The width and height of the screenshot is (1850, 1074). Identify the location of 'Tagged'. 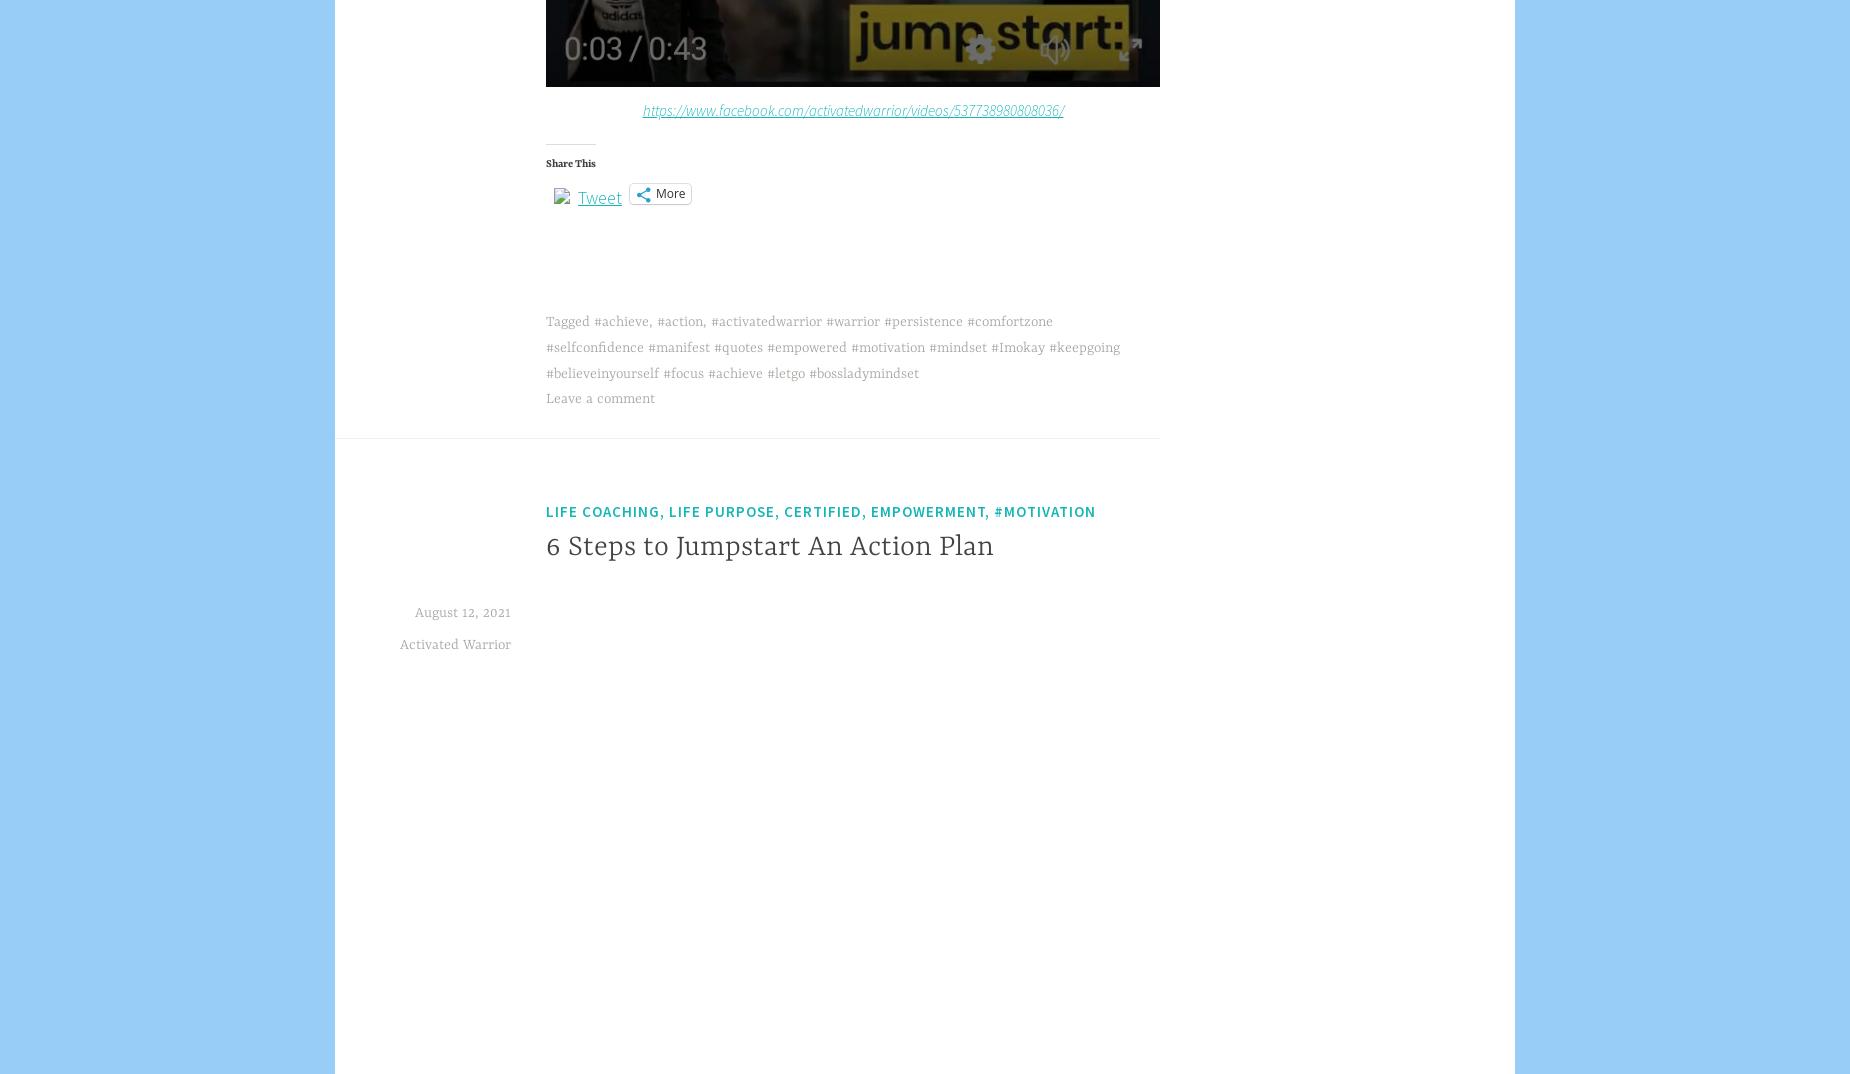
(569, 321).